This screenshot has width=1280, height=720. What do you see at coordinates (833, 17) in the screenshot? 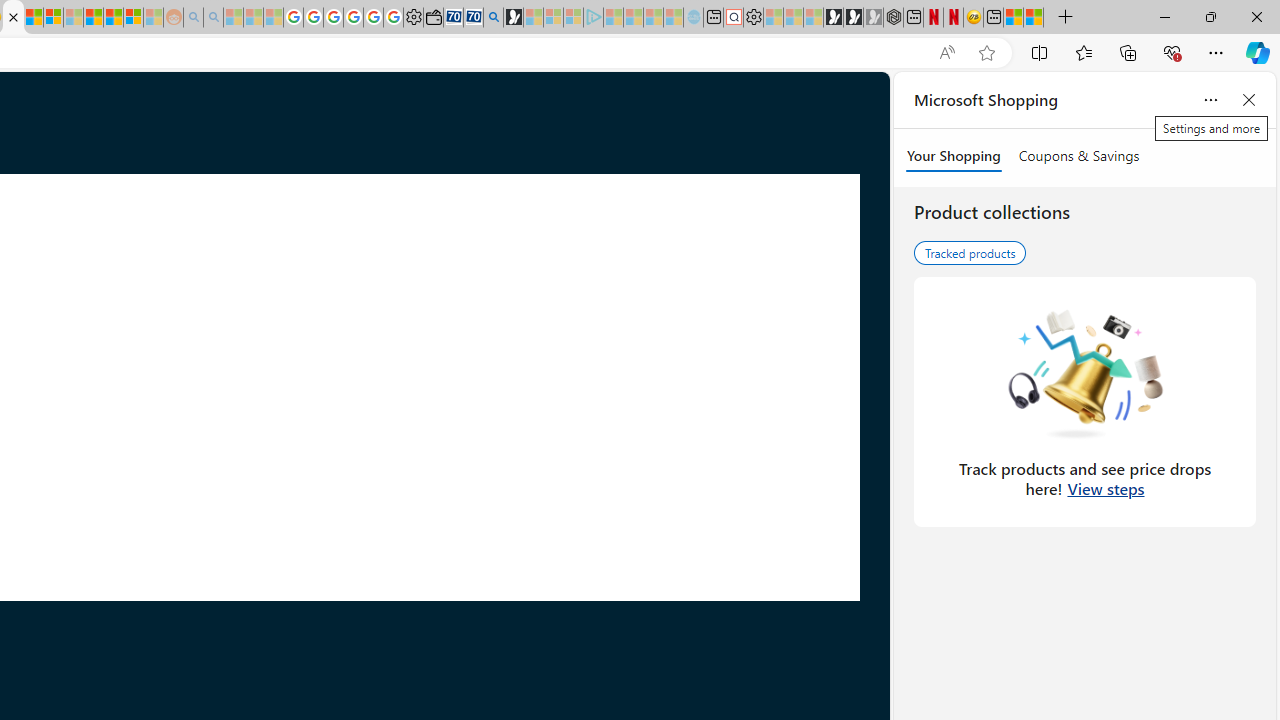
I see `'Play Free Online Games | Games from Microsoft Start'` at bounding box center [833, 17].